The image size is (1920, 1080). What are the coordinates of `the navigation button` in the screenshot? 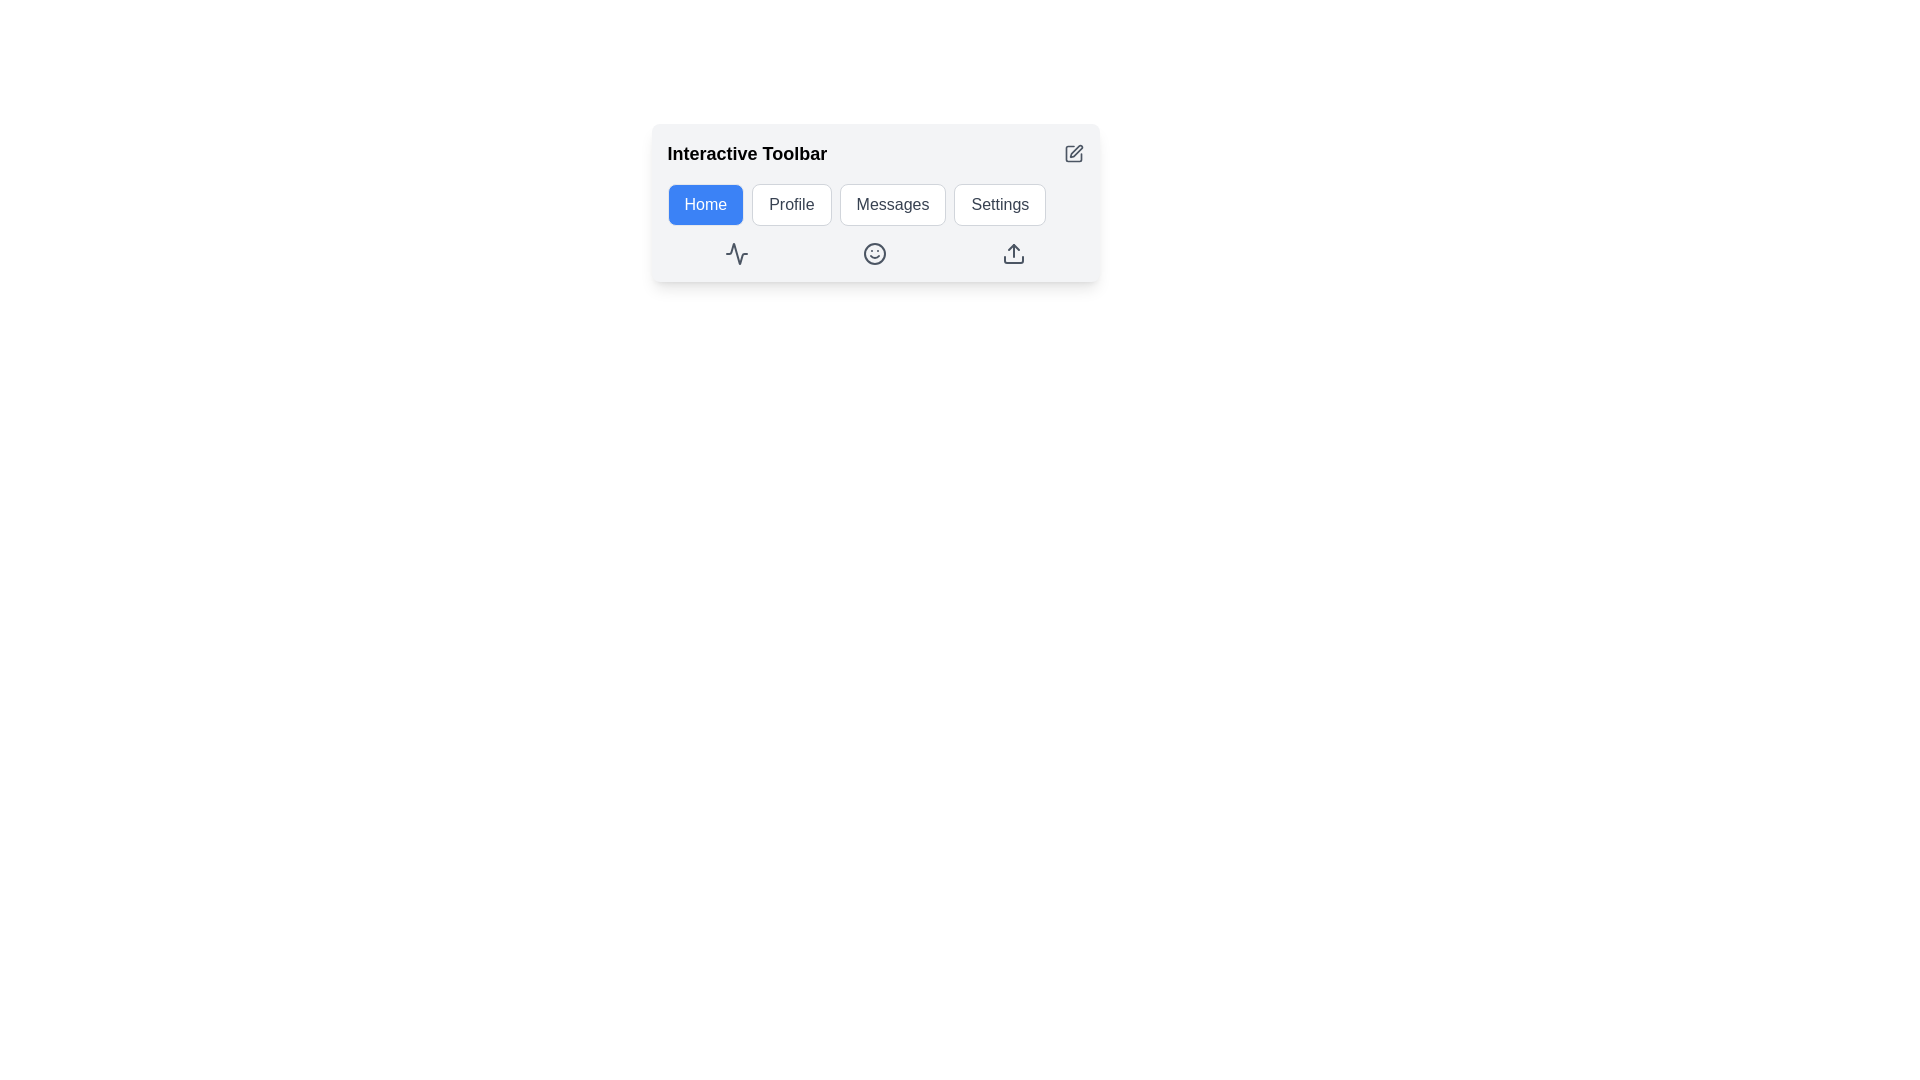 It's located at (875, 204).